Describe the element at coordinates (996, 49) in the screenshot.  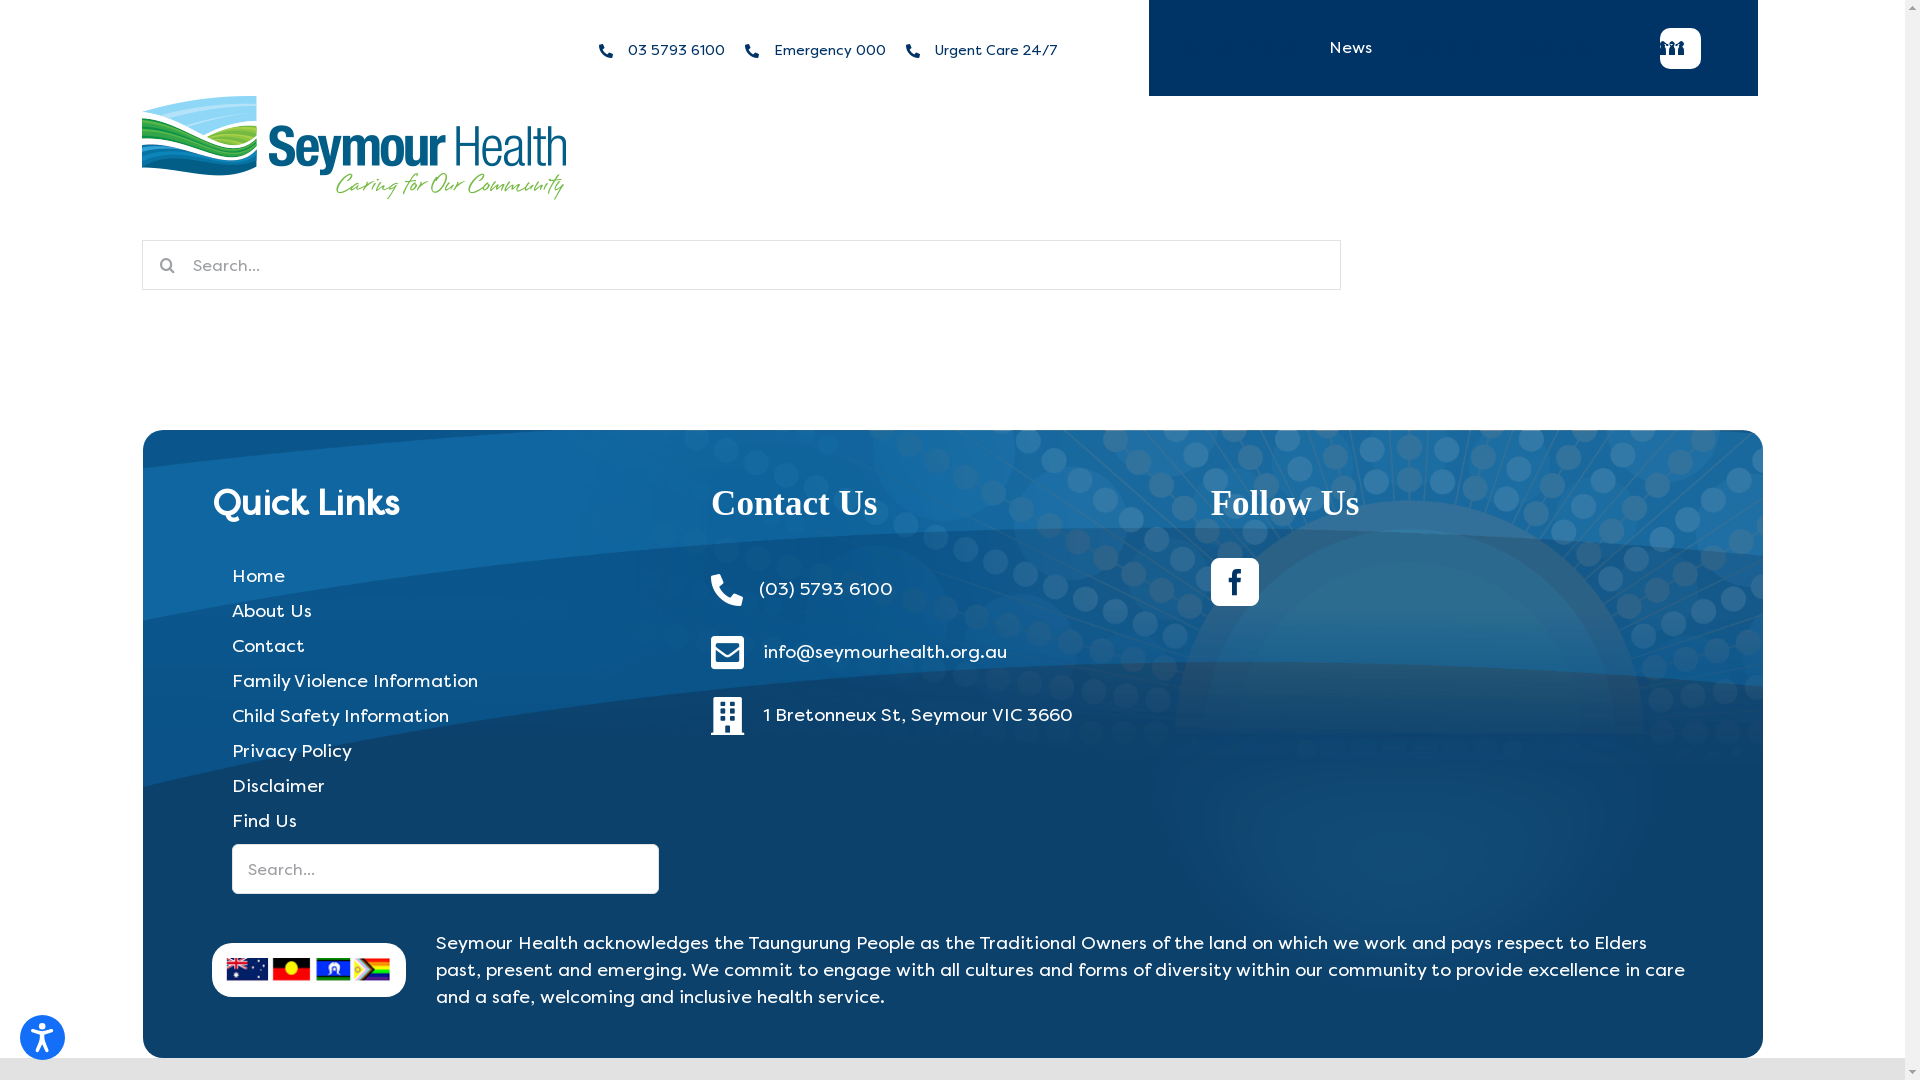
I see `'Urgent Care 24/7'` at that location.